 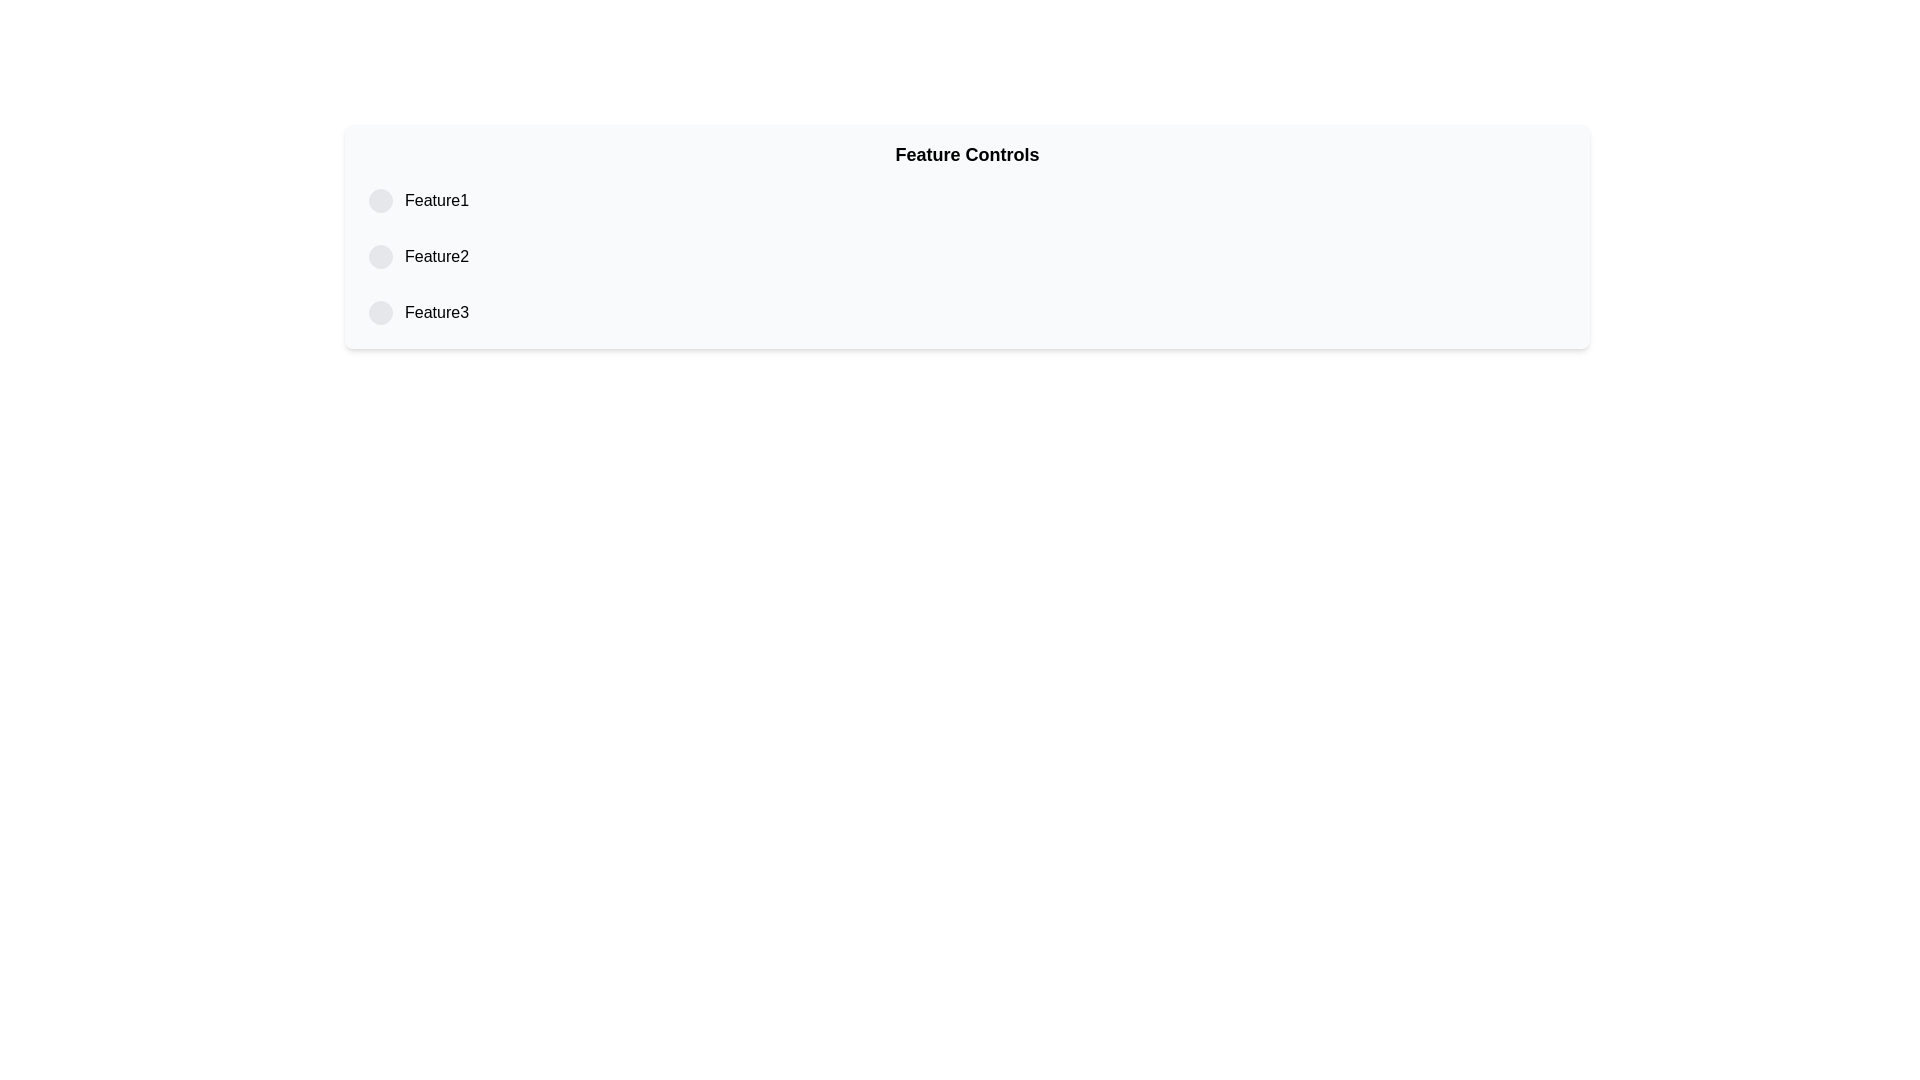 I want to click on the radio button associated with 'Feature3', so click(x=380, y=312).